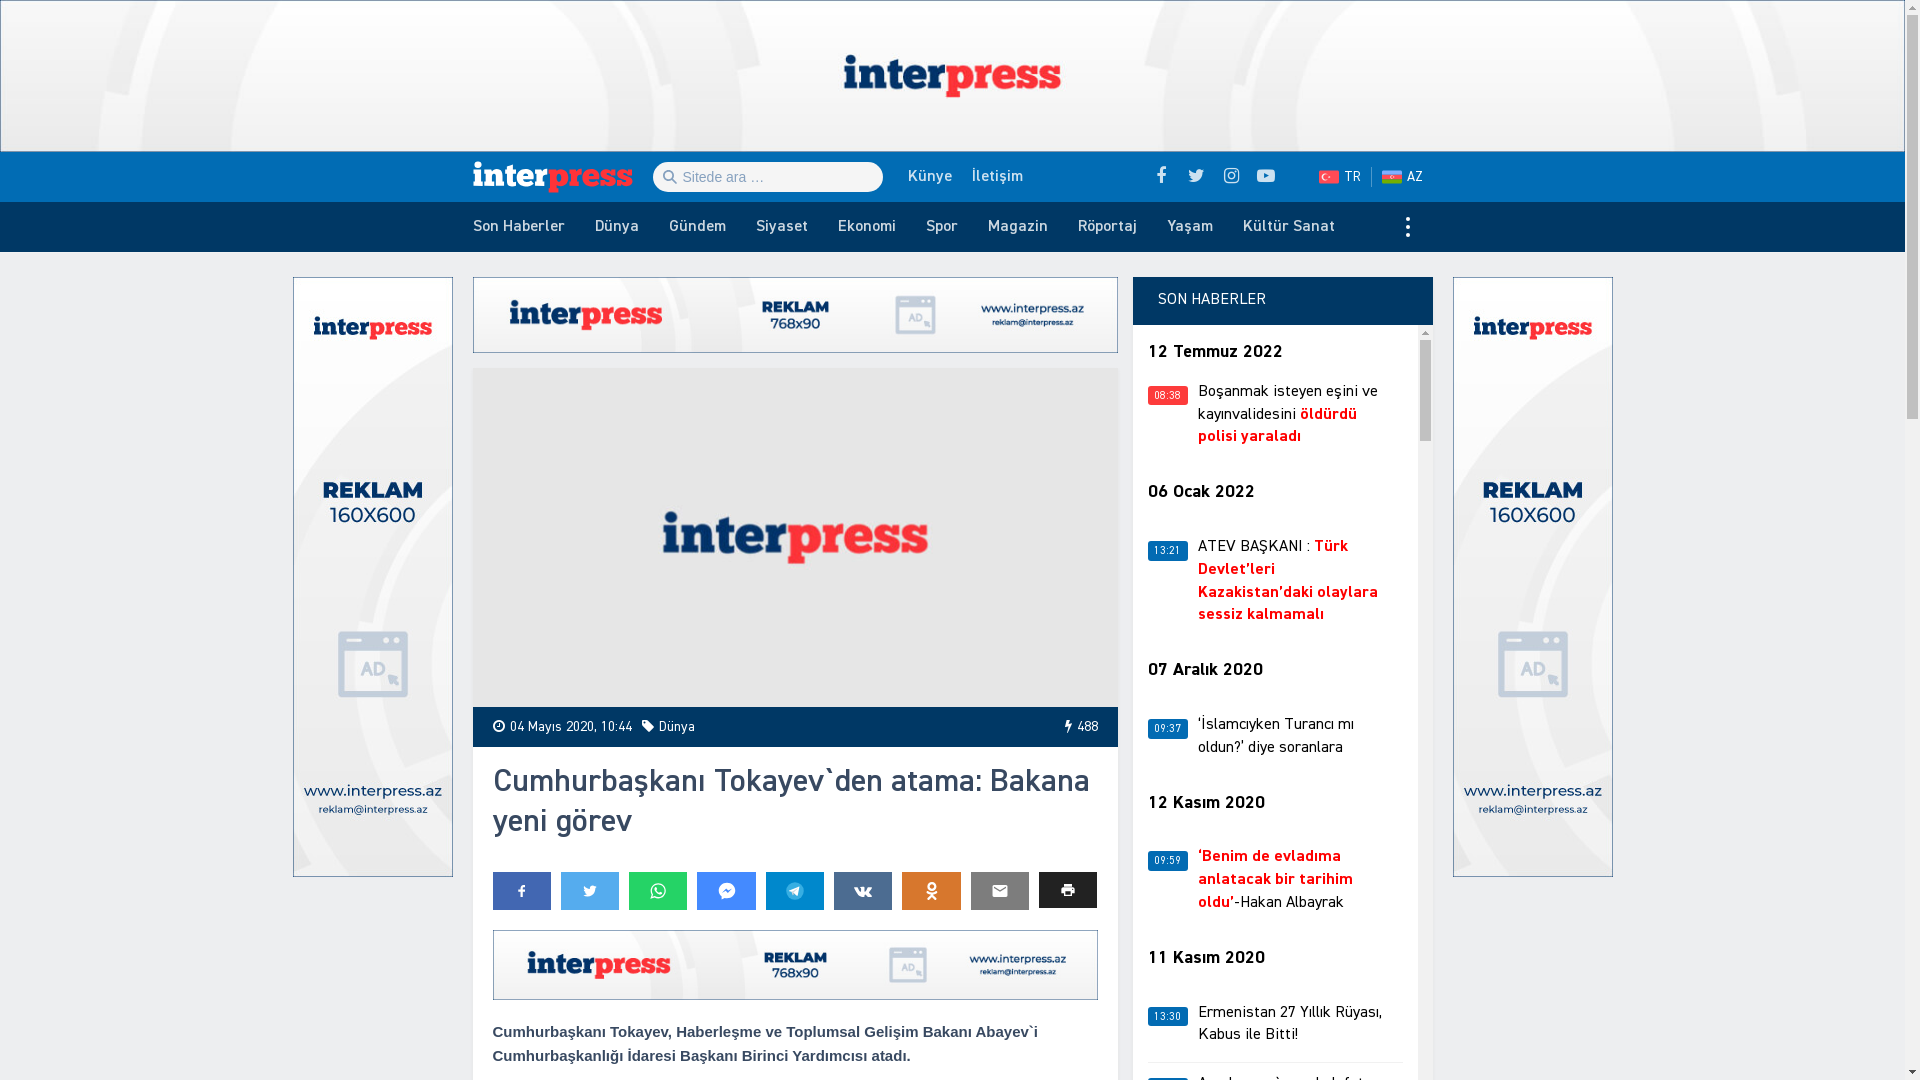  Describe the element at coordinates (724, 890) in the screenshot. I see `'Share: Messenger'` at that location.